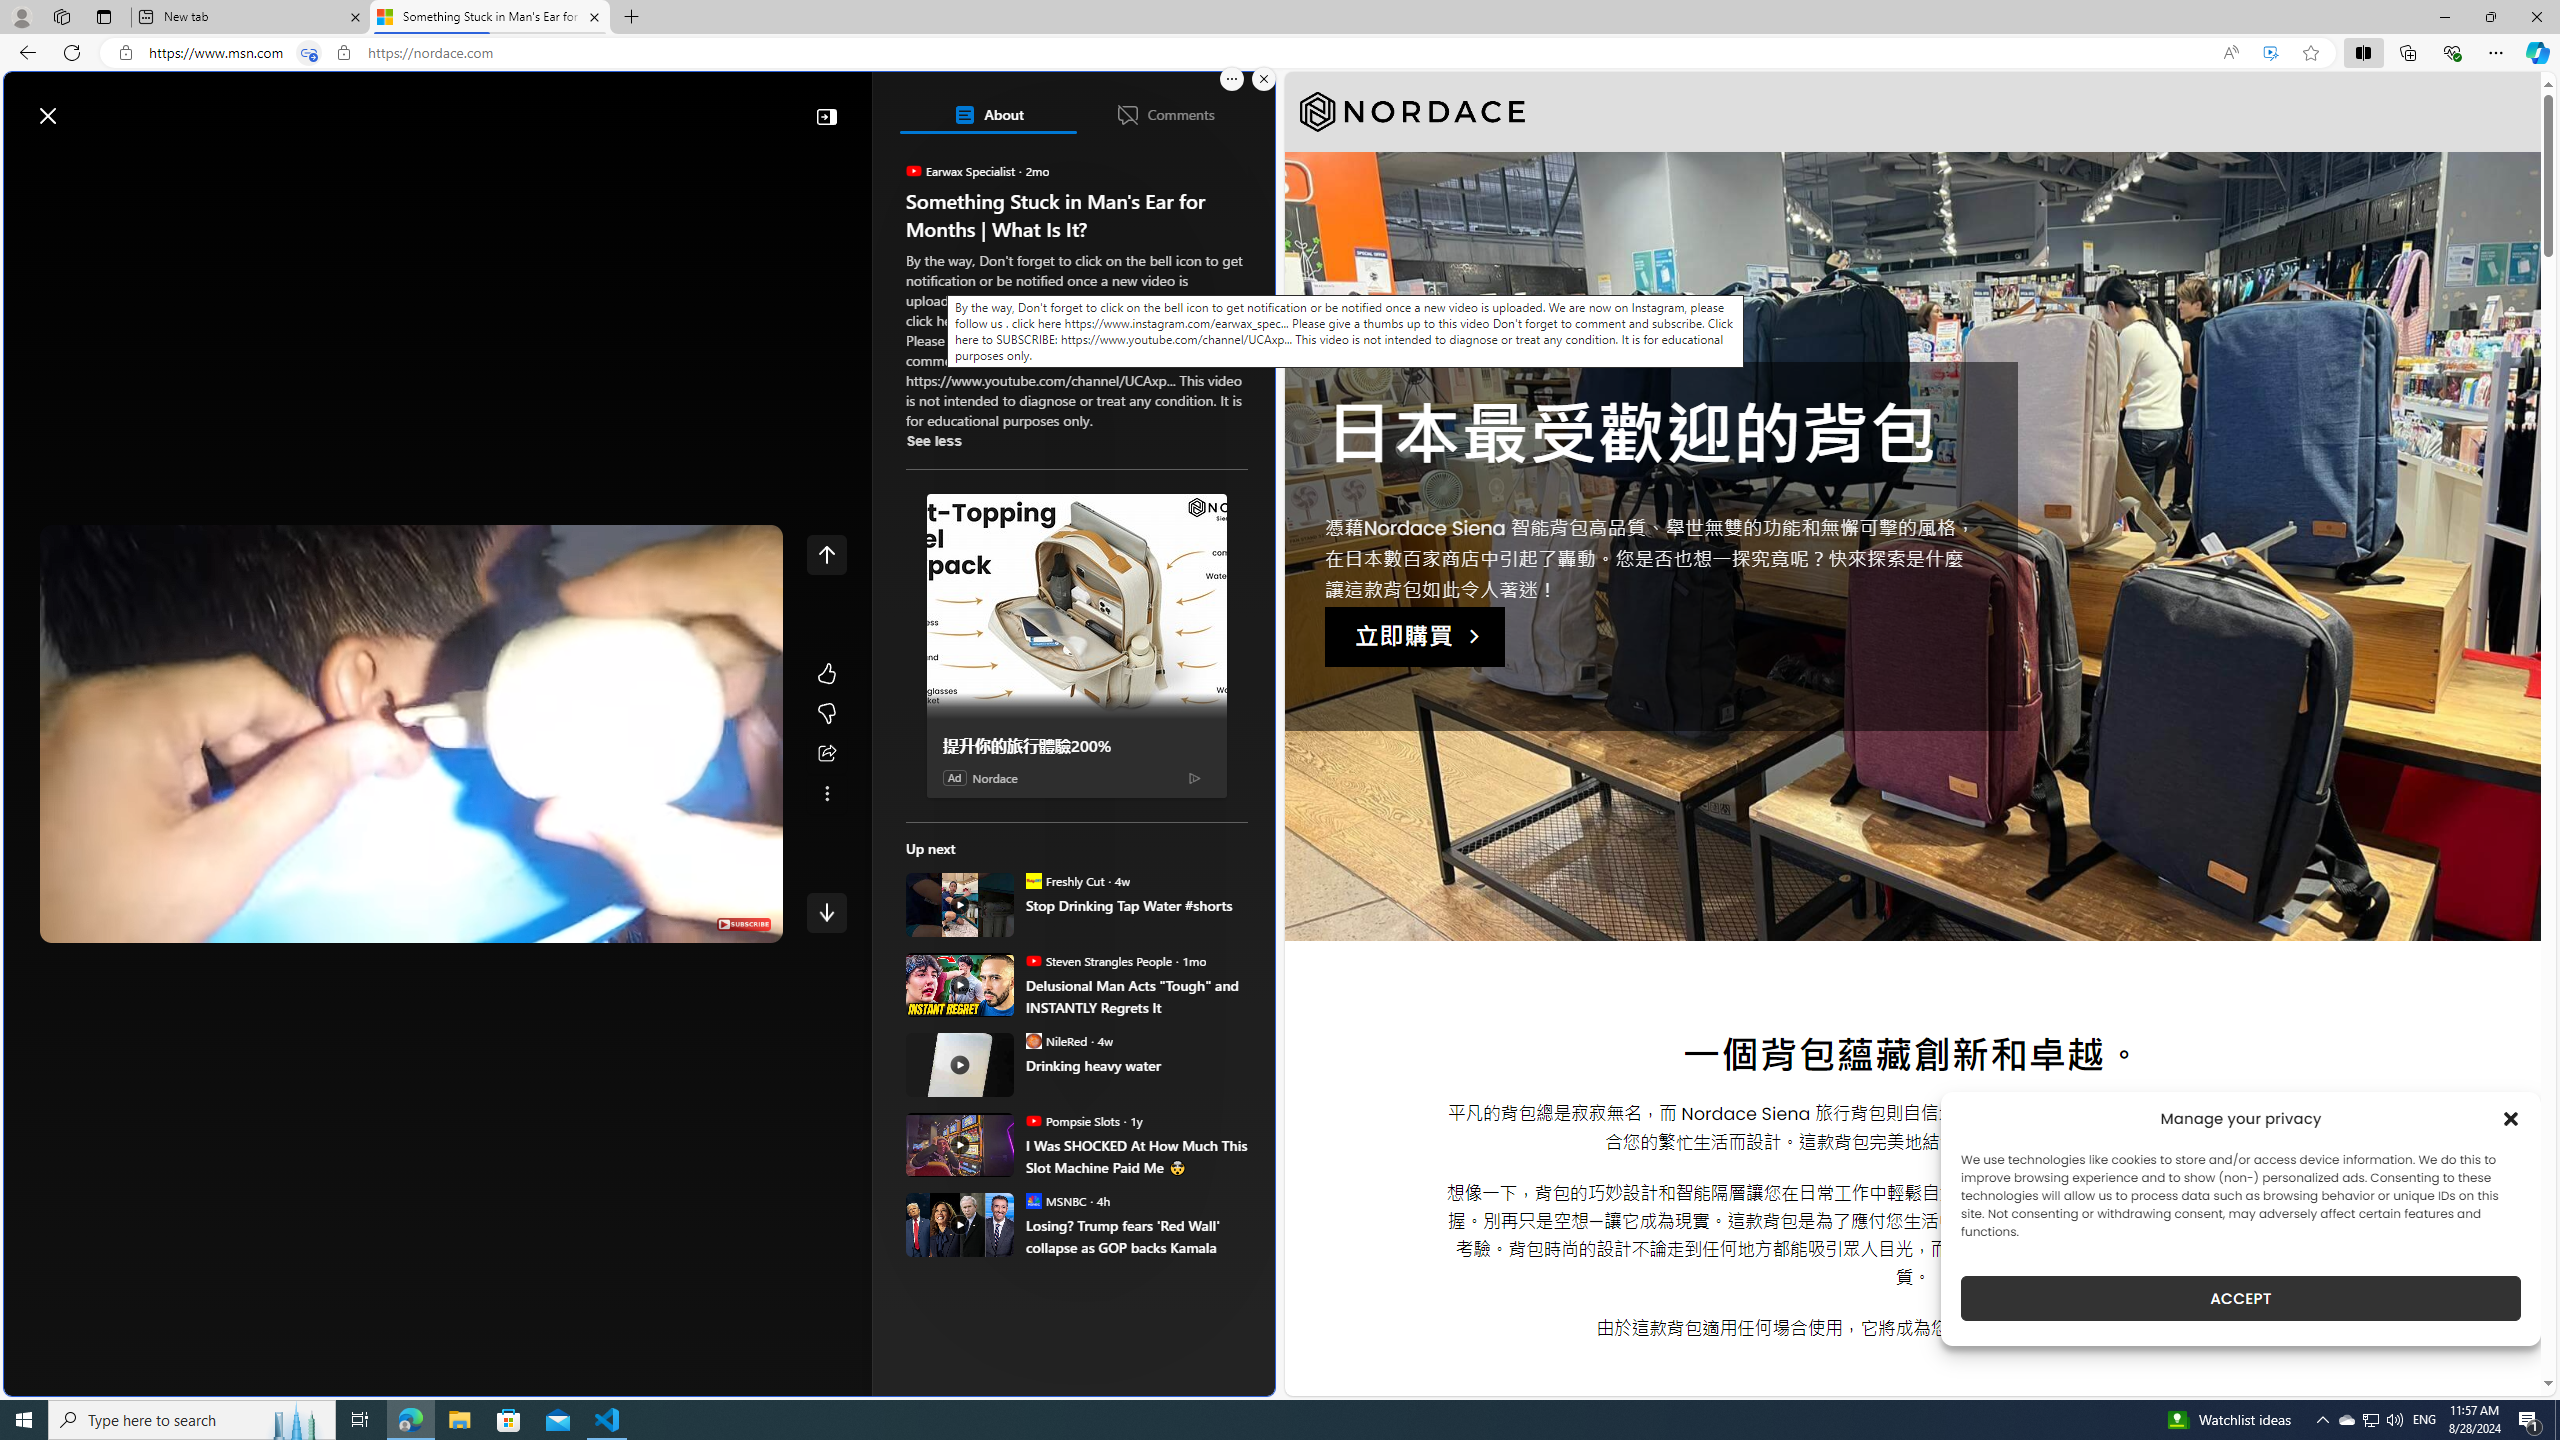  What do you see at coordinates (82, 162) in the screenshot?
I see `'Discover'` at bounding box center [82, 162].